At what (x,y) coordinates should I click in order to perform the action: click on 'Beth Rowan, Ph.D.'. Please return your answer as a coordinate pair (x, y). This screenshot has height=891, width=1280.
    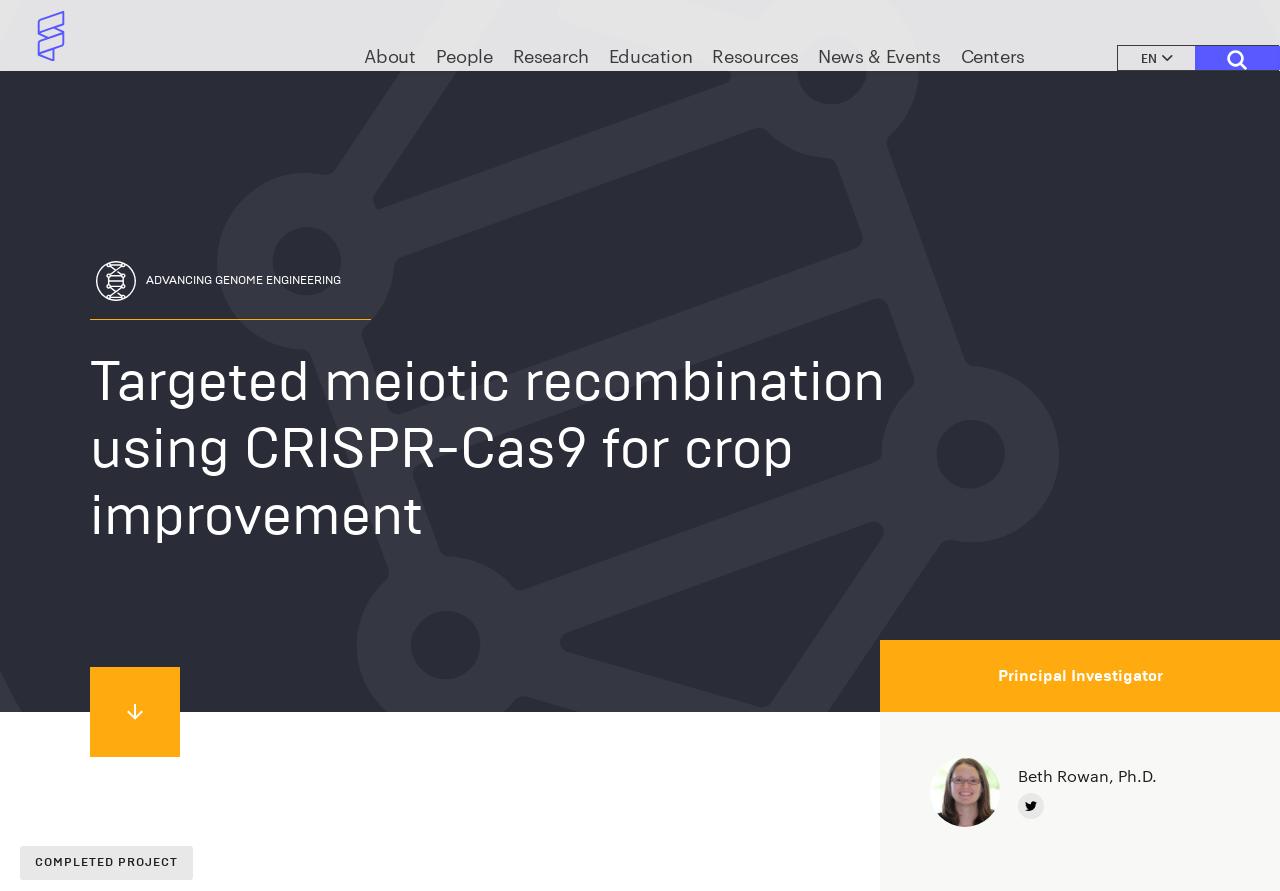
    Looking at the image, I should click on (1086, 774).